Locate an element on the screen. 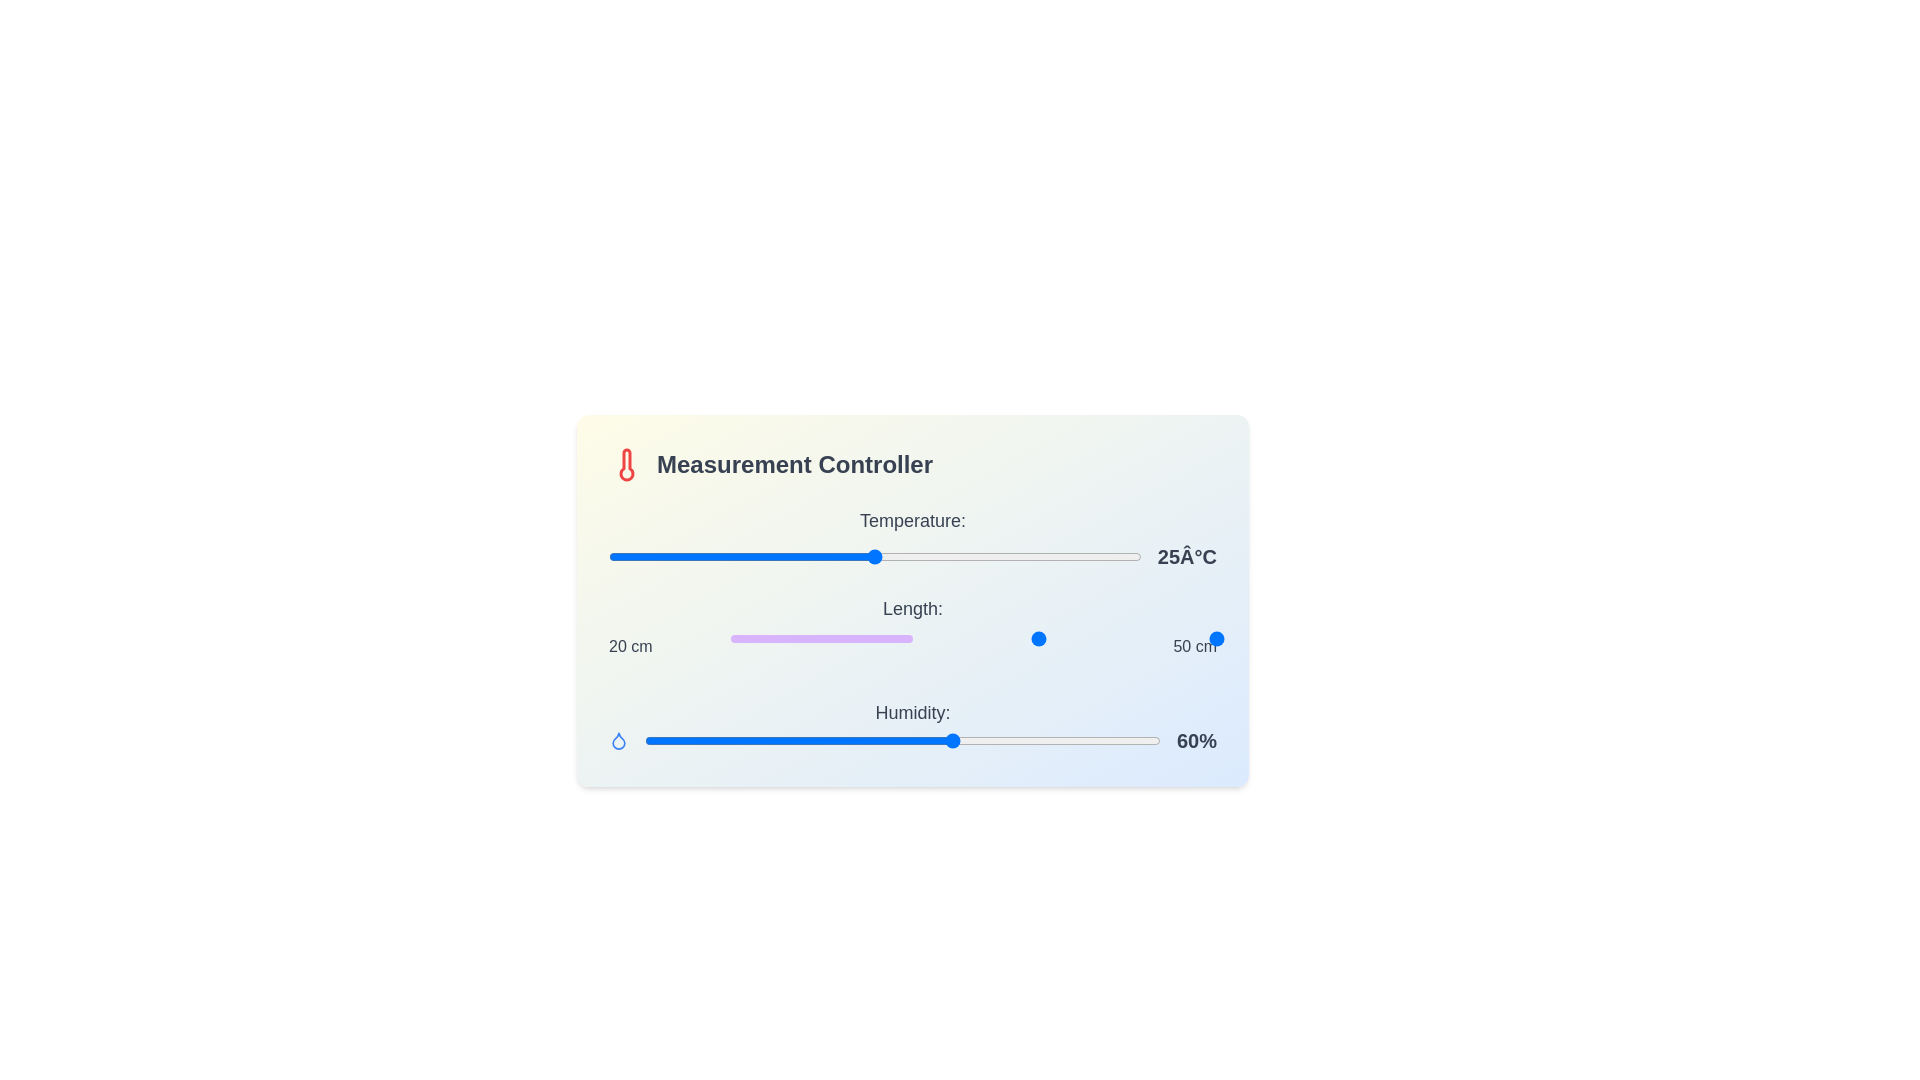 Image resolution: width=1920 pixels, height=1080 pixels. the length is located at coordinates (911, 639).